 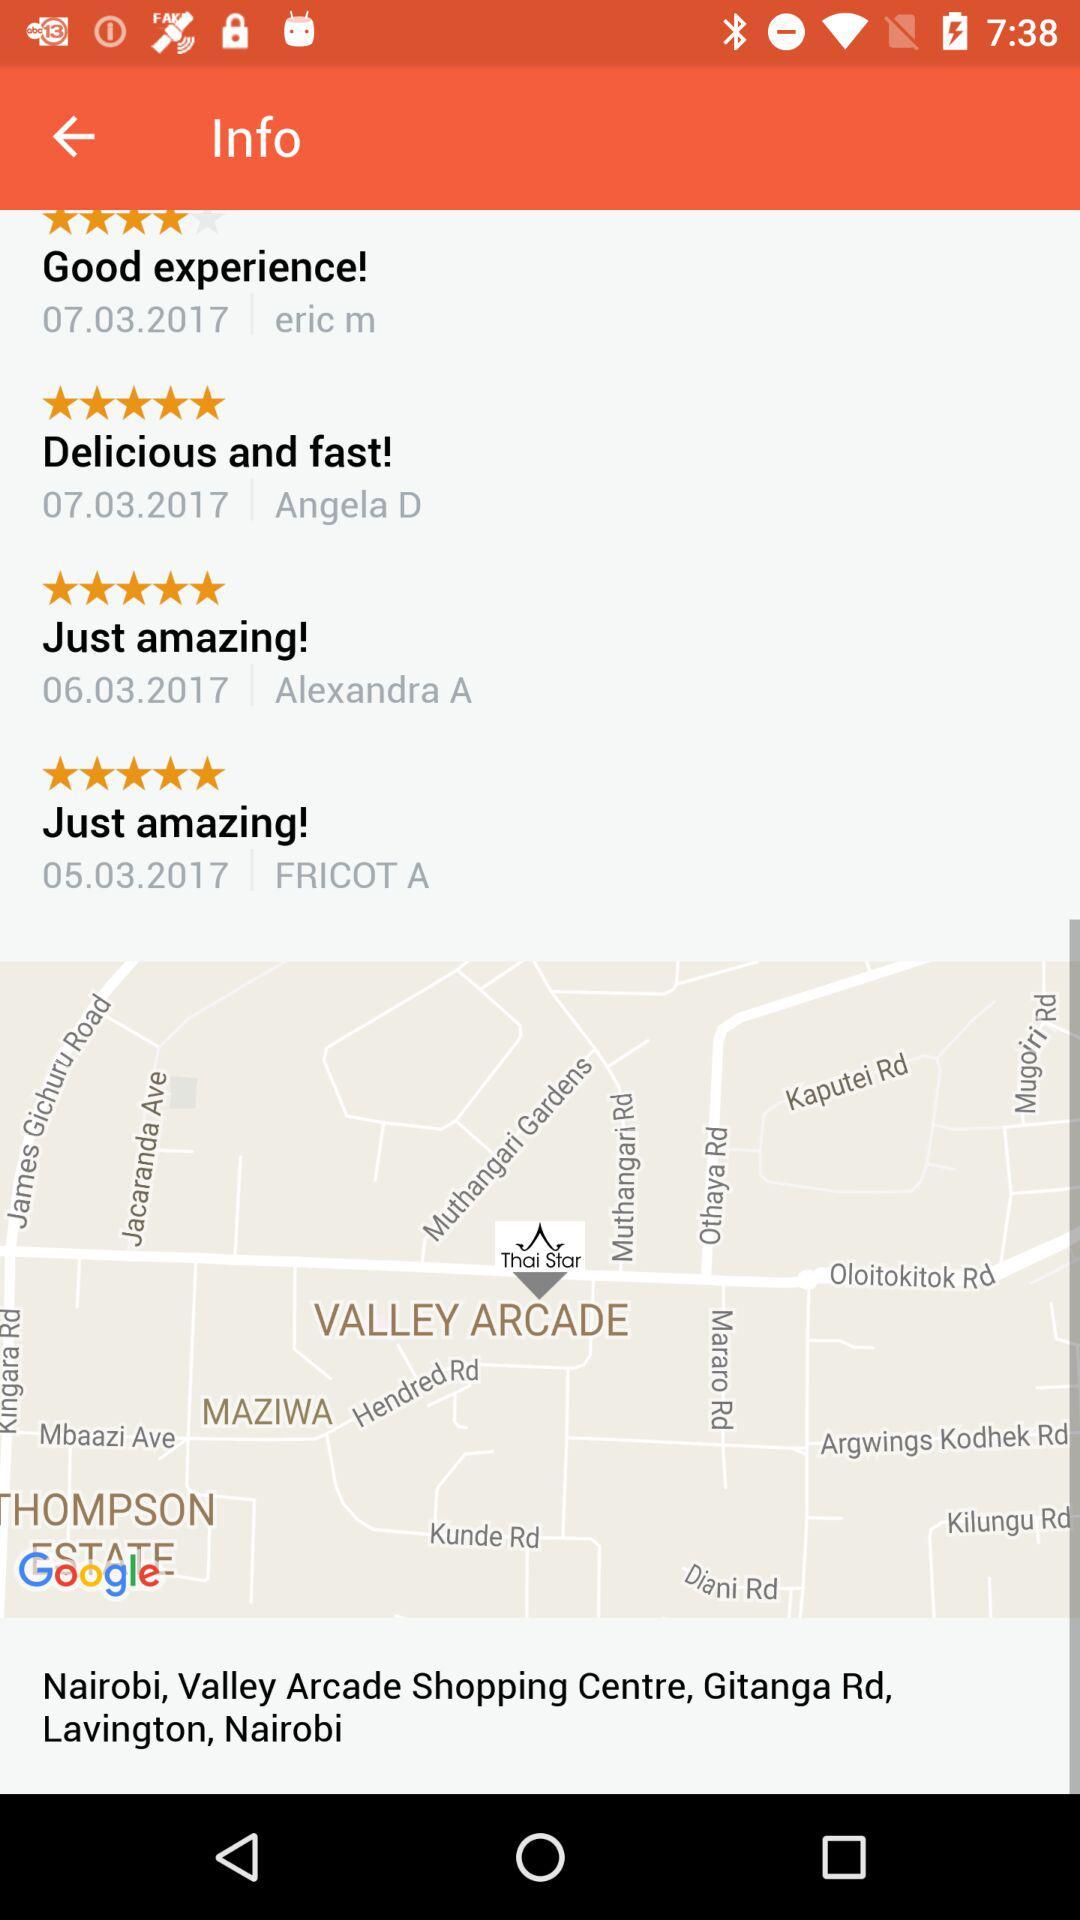 I want to click on item below 05.03.2017, so click(x=540, y=1289).